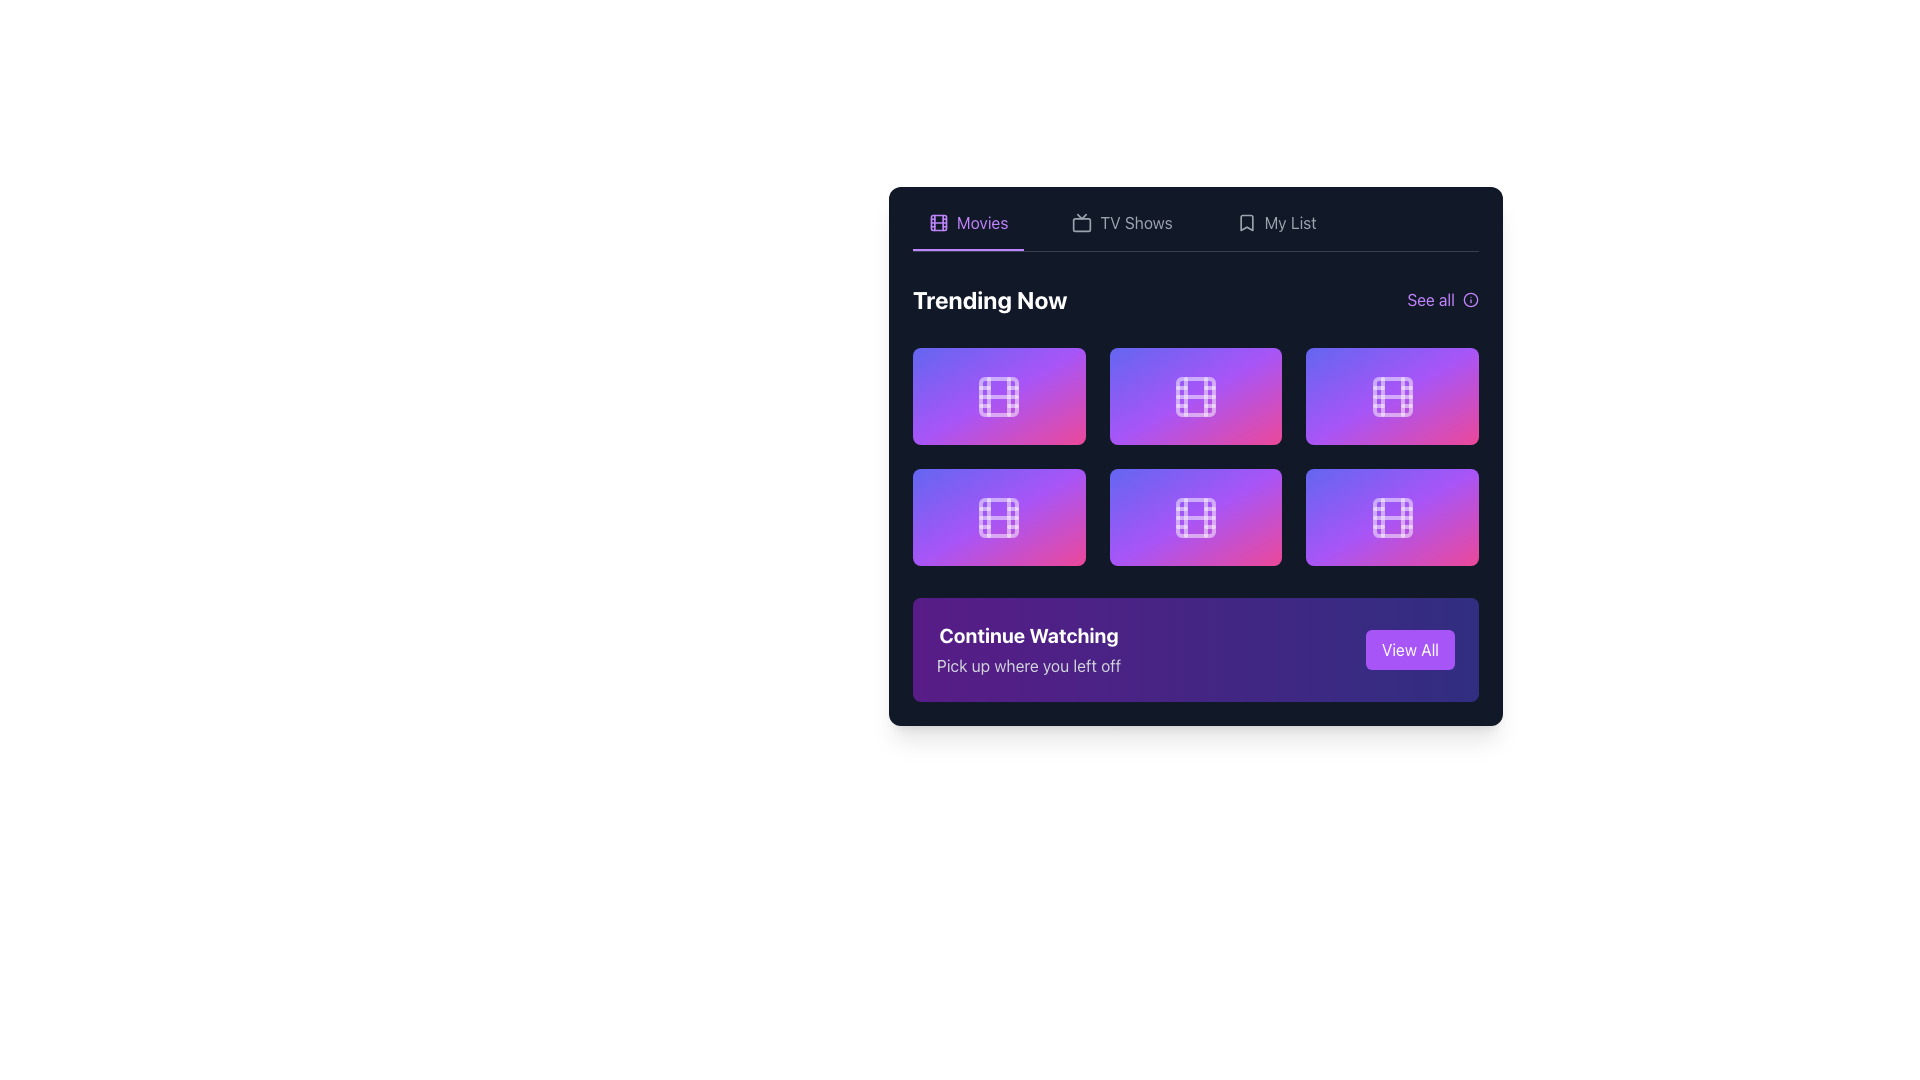 This screenshot has height=1080, width=1920. What do you see at coordinates (1195, 516) in the screenshot?
I see `around the decorative film strip icon in the thumbnail region of the 'Trending Now' section` at bounding box center [1195, 516].